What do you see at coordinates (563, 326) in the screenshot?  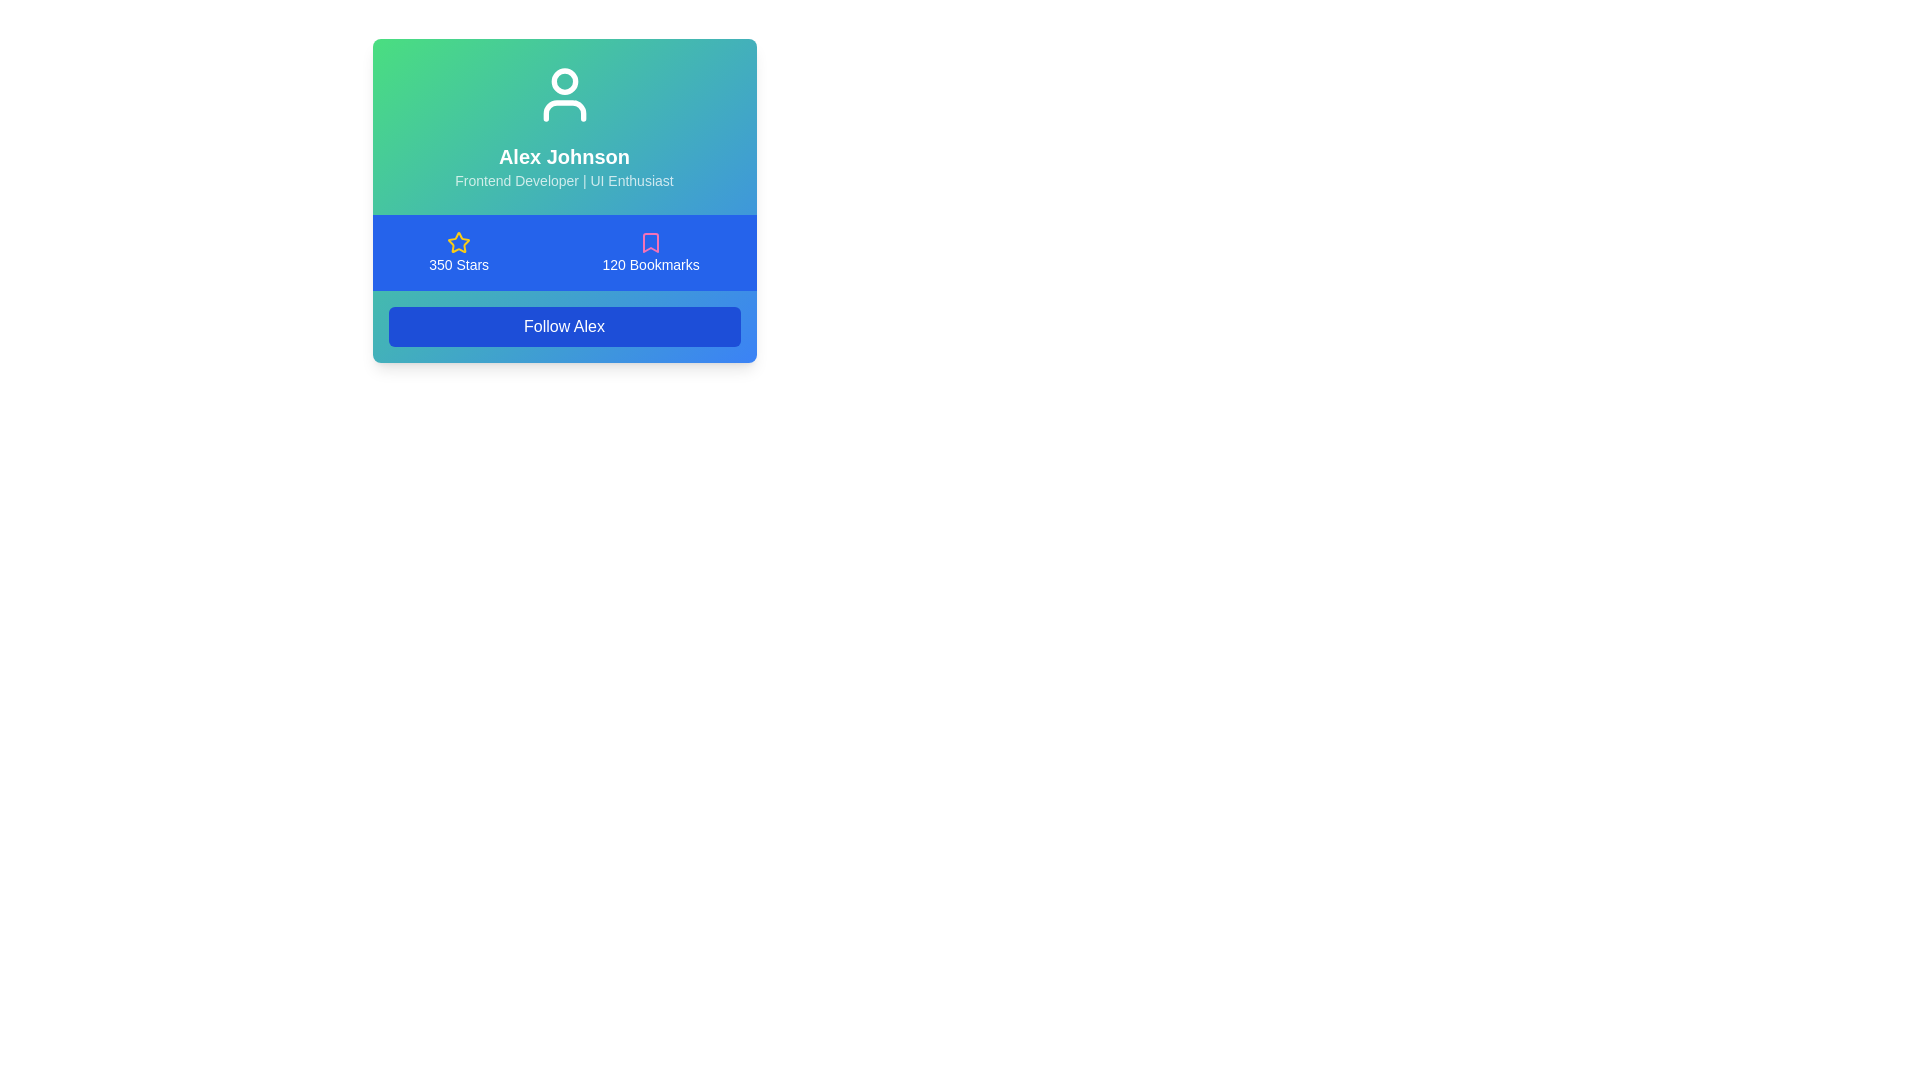 I see `the button with the bold blue background that reads 'Follow Alex'` at bounding box center [563, 326].